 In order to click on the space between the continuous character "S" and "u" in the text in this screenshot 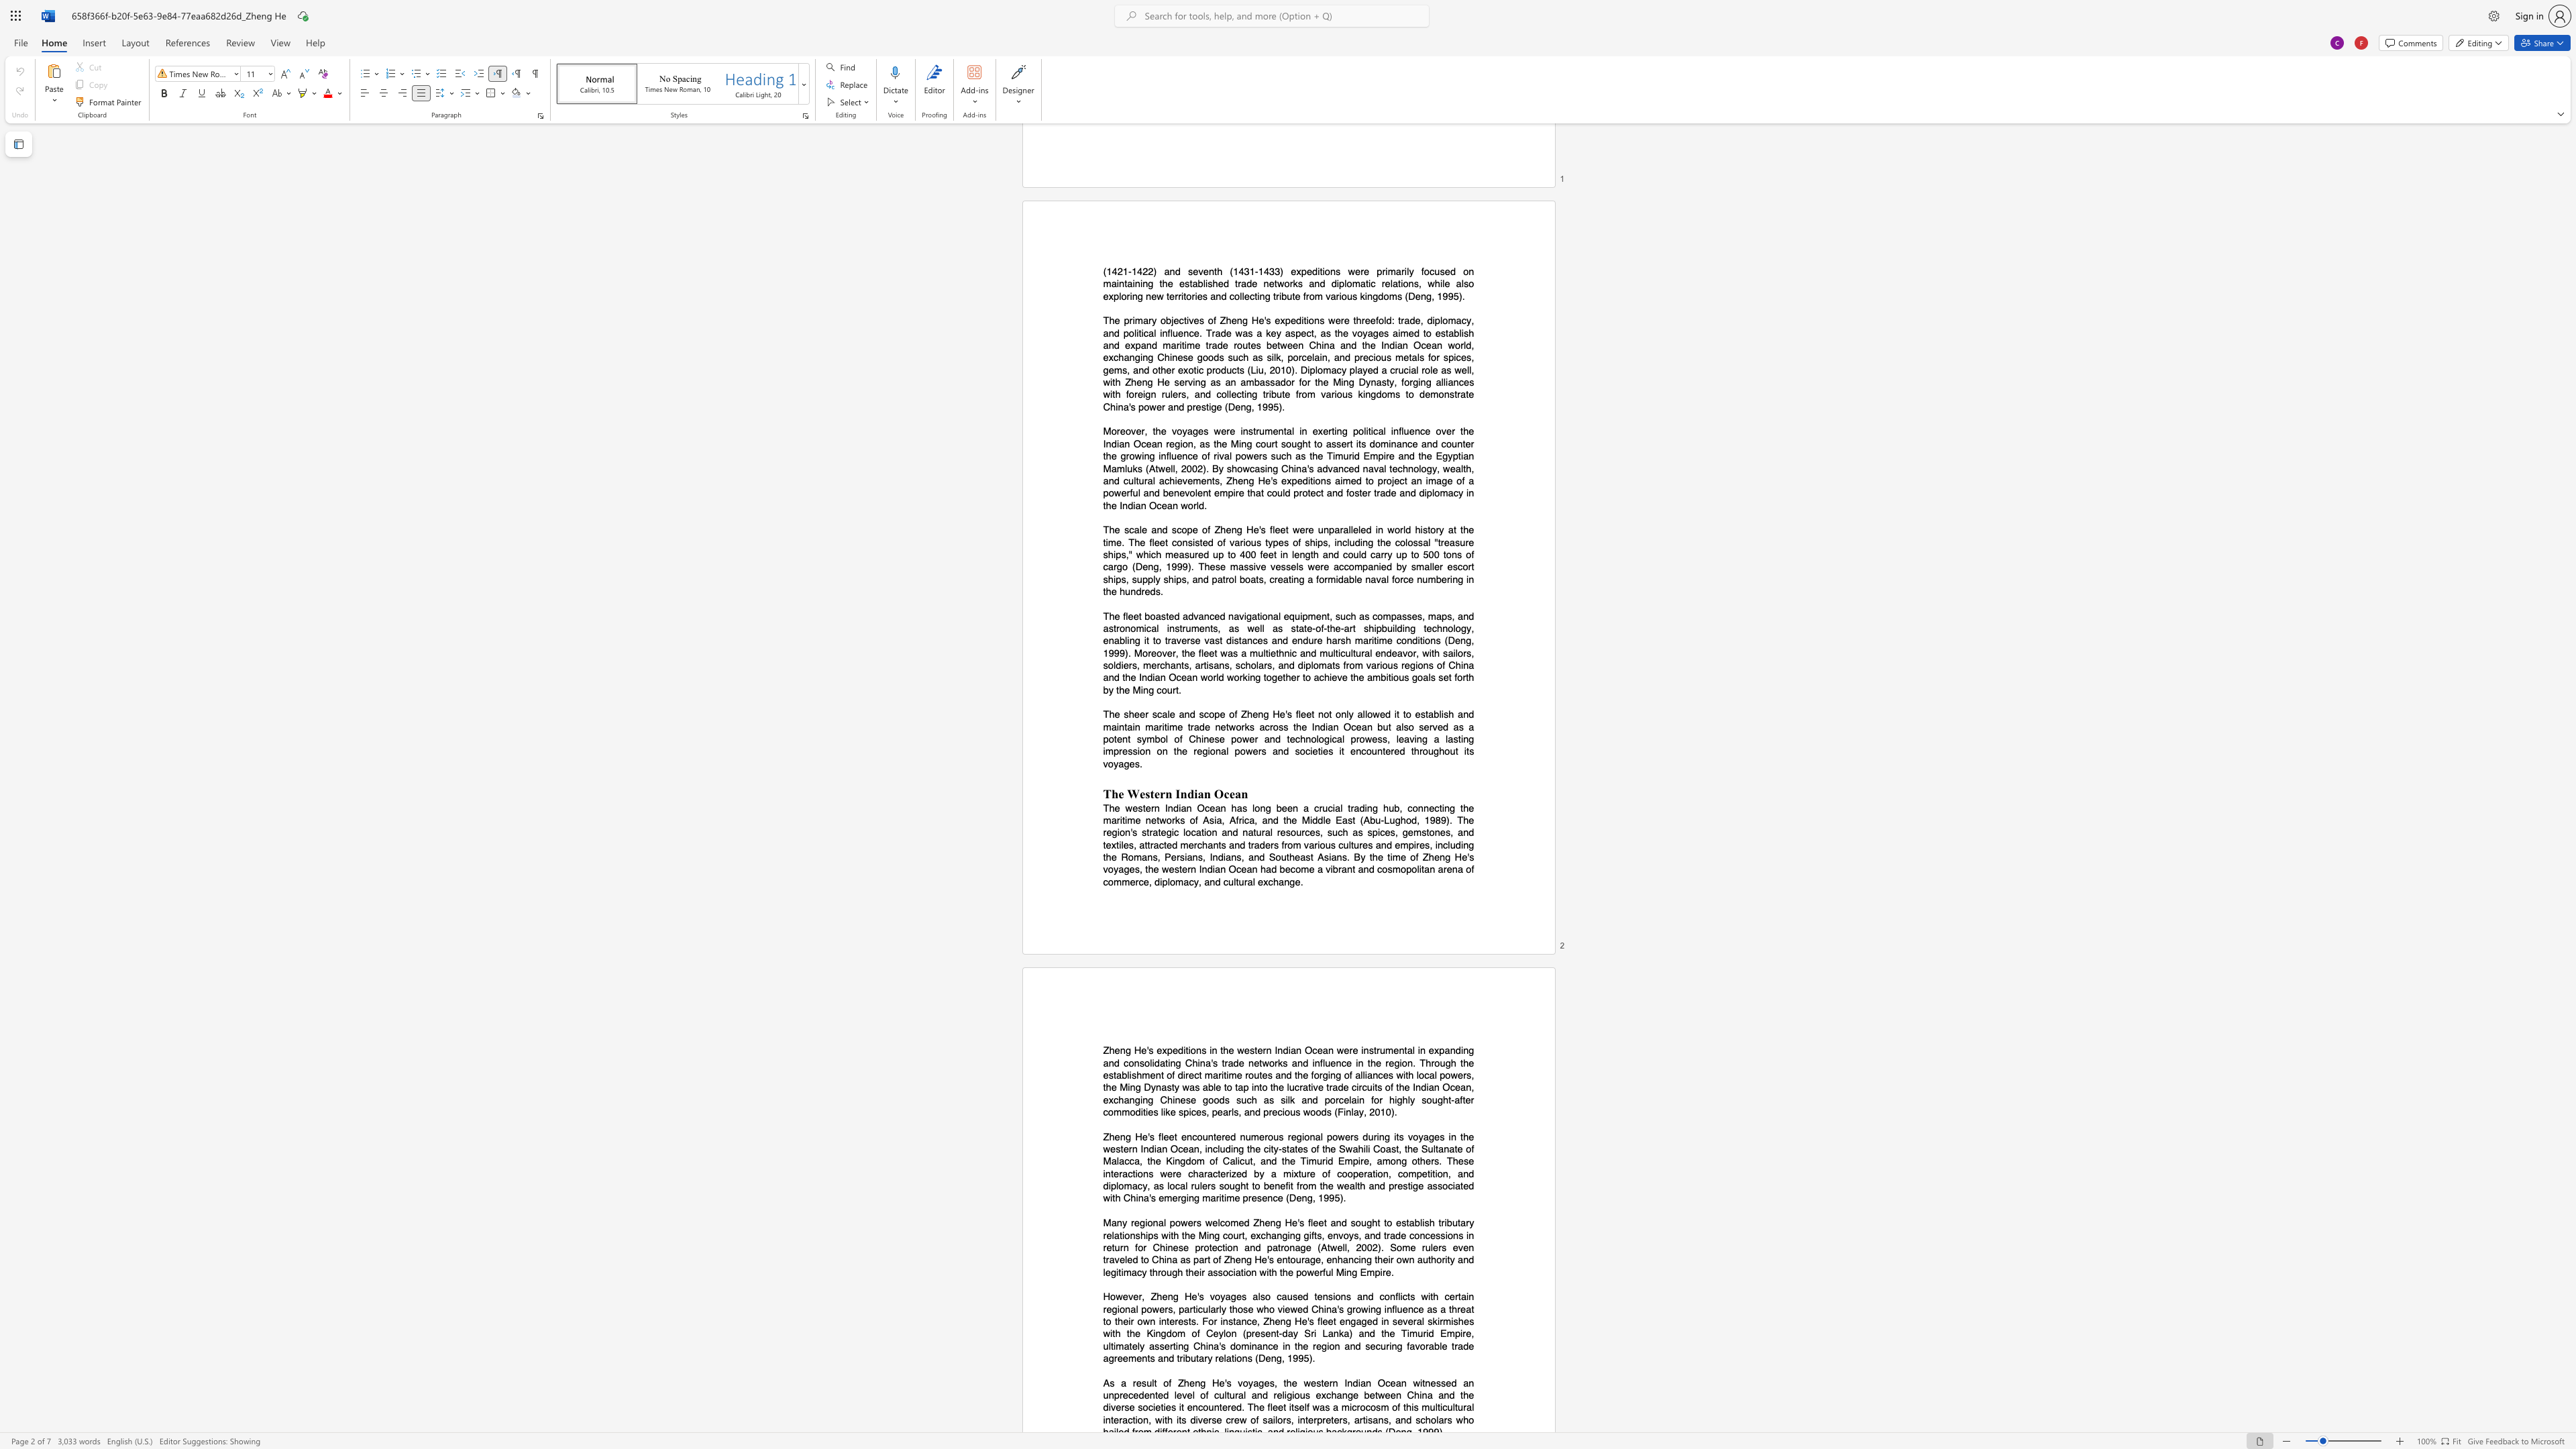, I will do `click(1427, 1148)`.